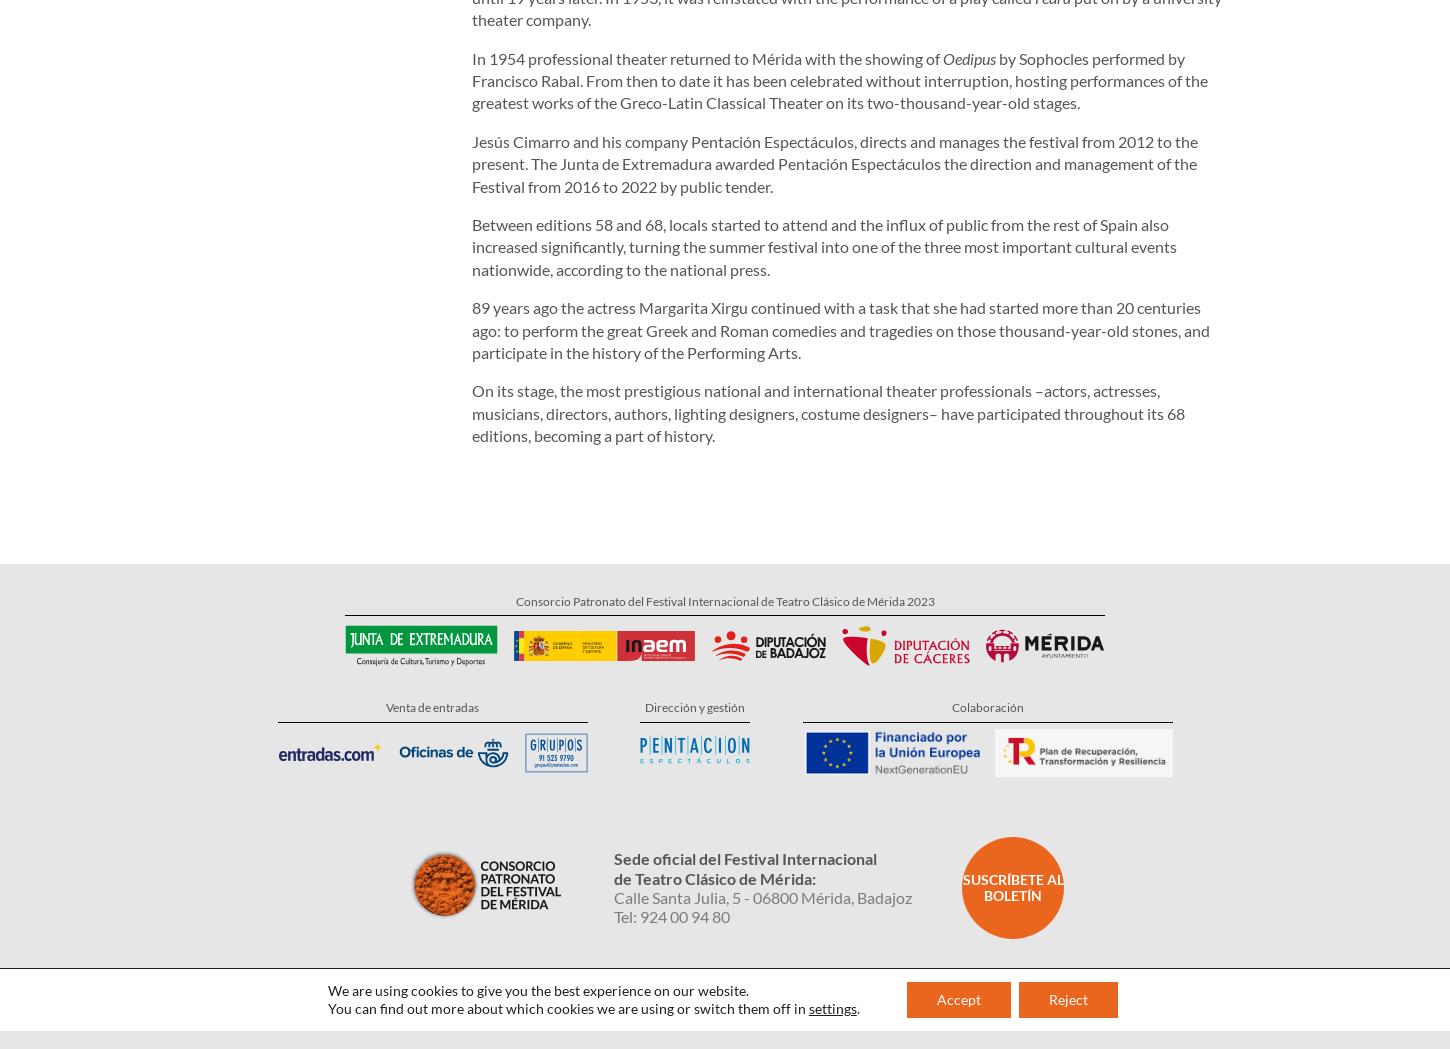  I want to click on 'You can find out more about which cookies we are using or switch them off in', so click(567, 927).